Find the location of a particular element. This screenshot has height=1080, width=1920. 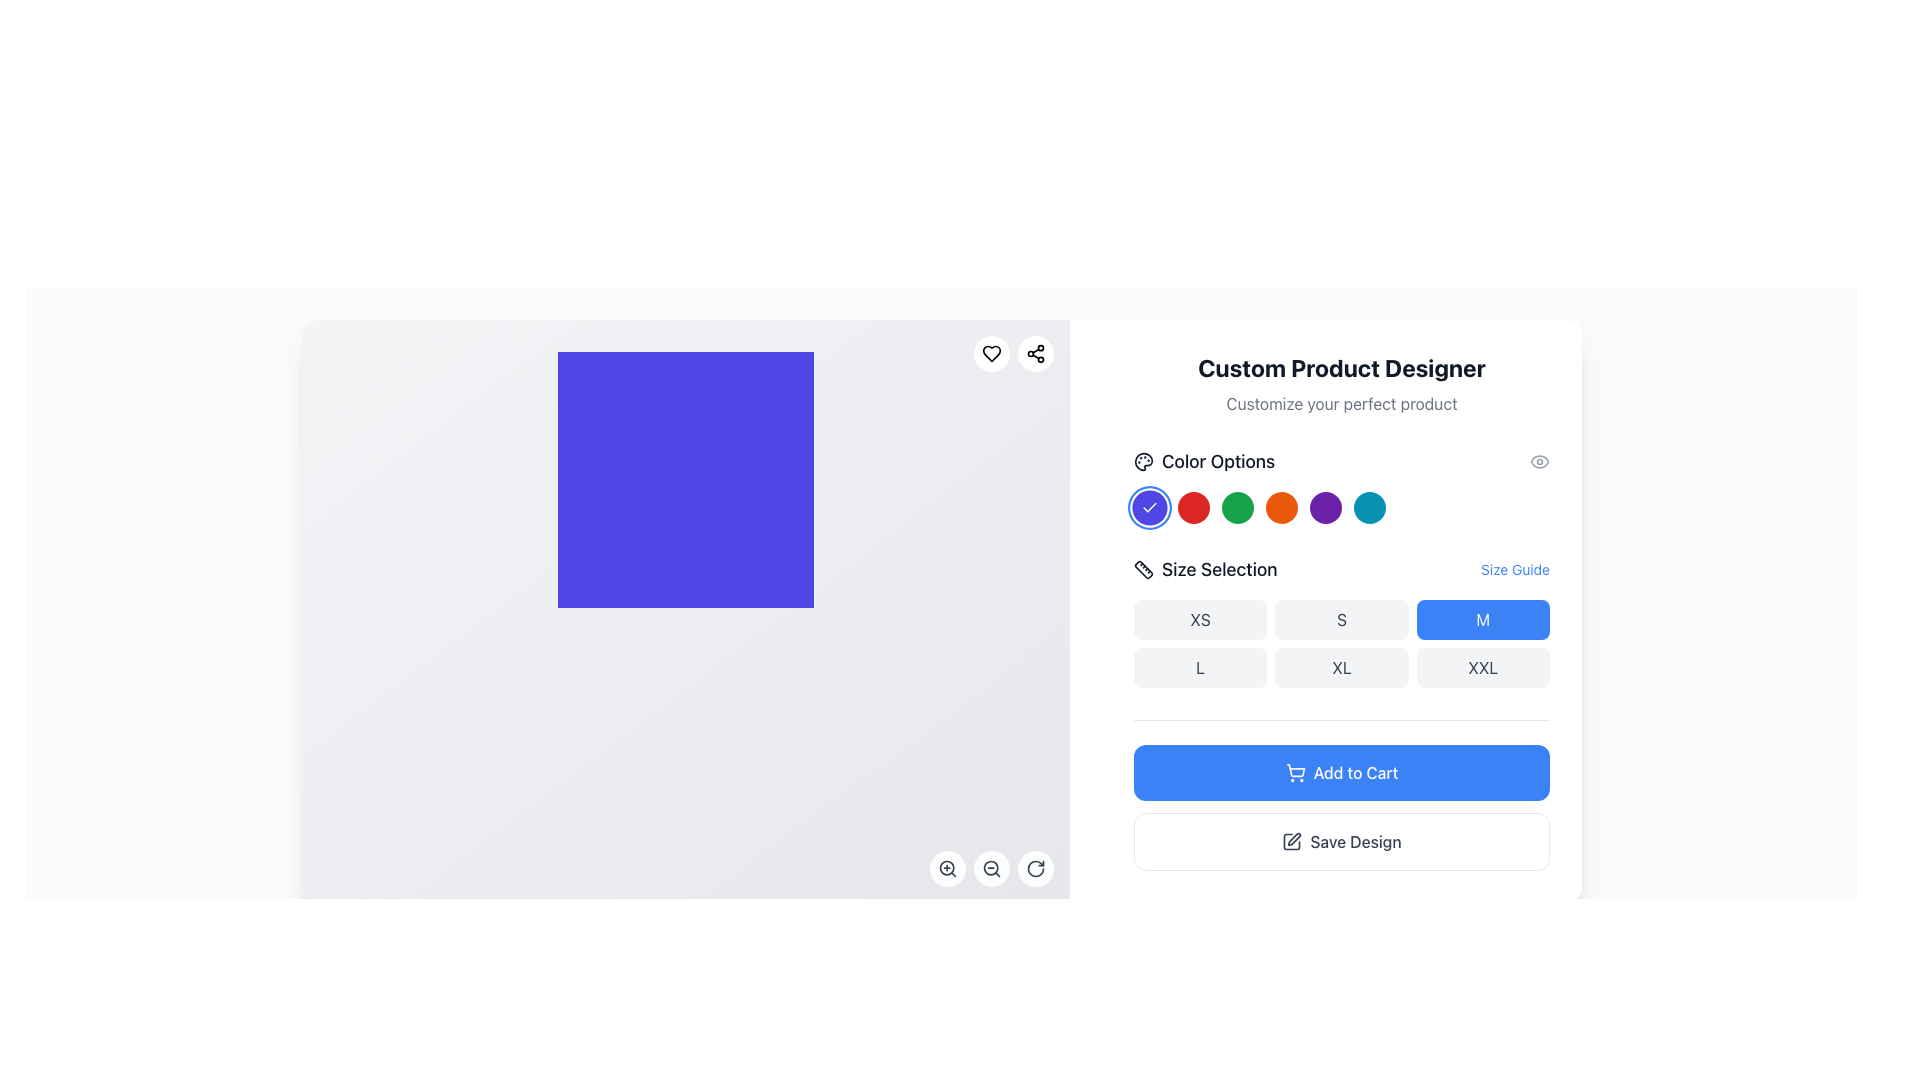

the fifth purple circular button in the row of color buttons under the 'Color Options' section on the right sidebar is located at coordinates (1342, 507).